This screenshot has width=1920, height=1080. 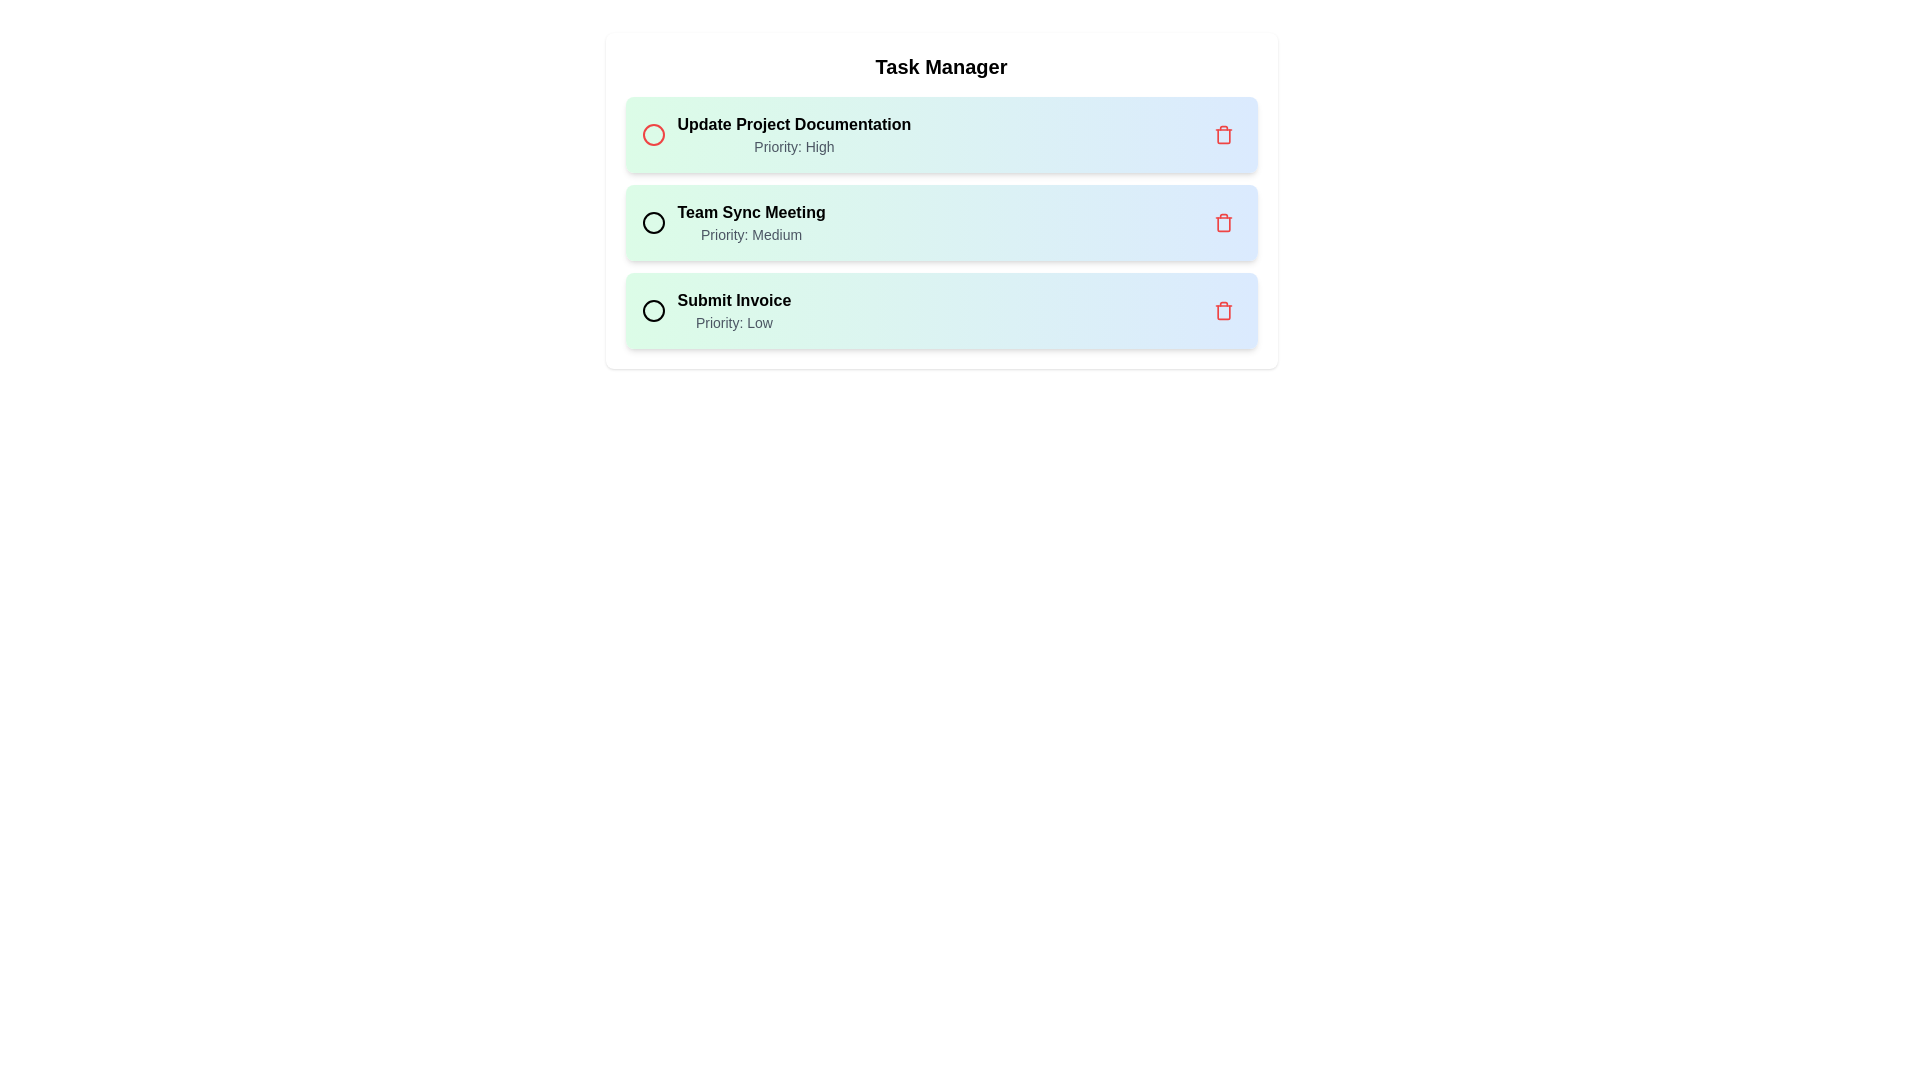 What do you see at coordinates (1222, 311) in the screenshot?
I see `the delete icon for the task with title 'Submit Invoice'` at bounding box center [1222, 311].